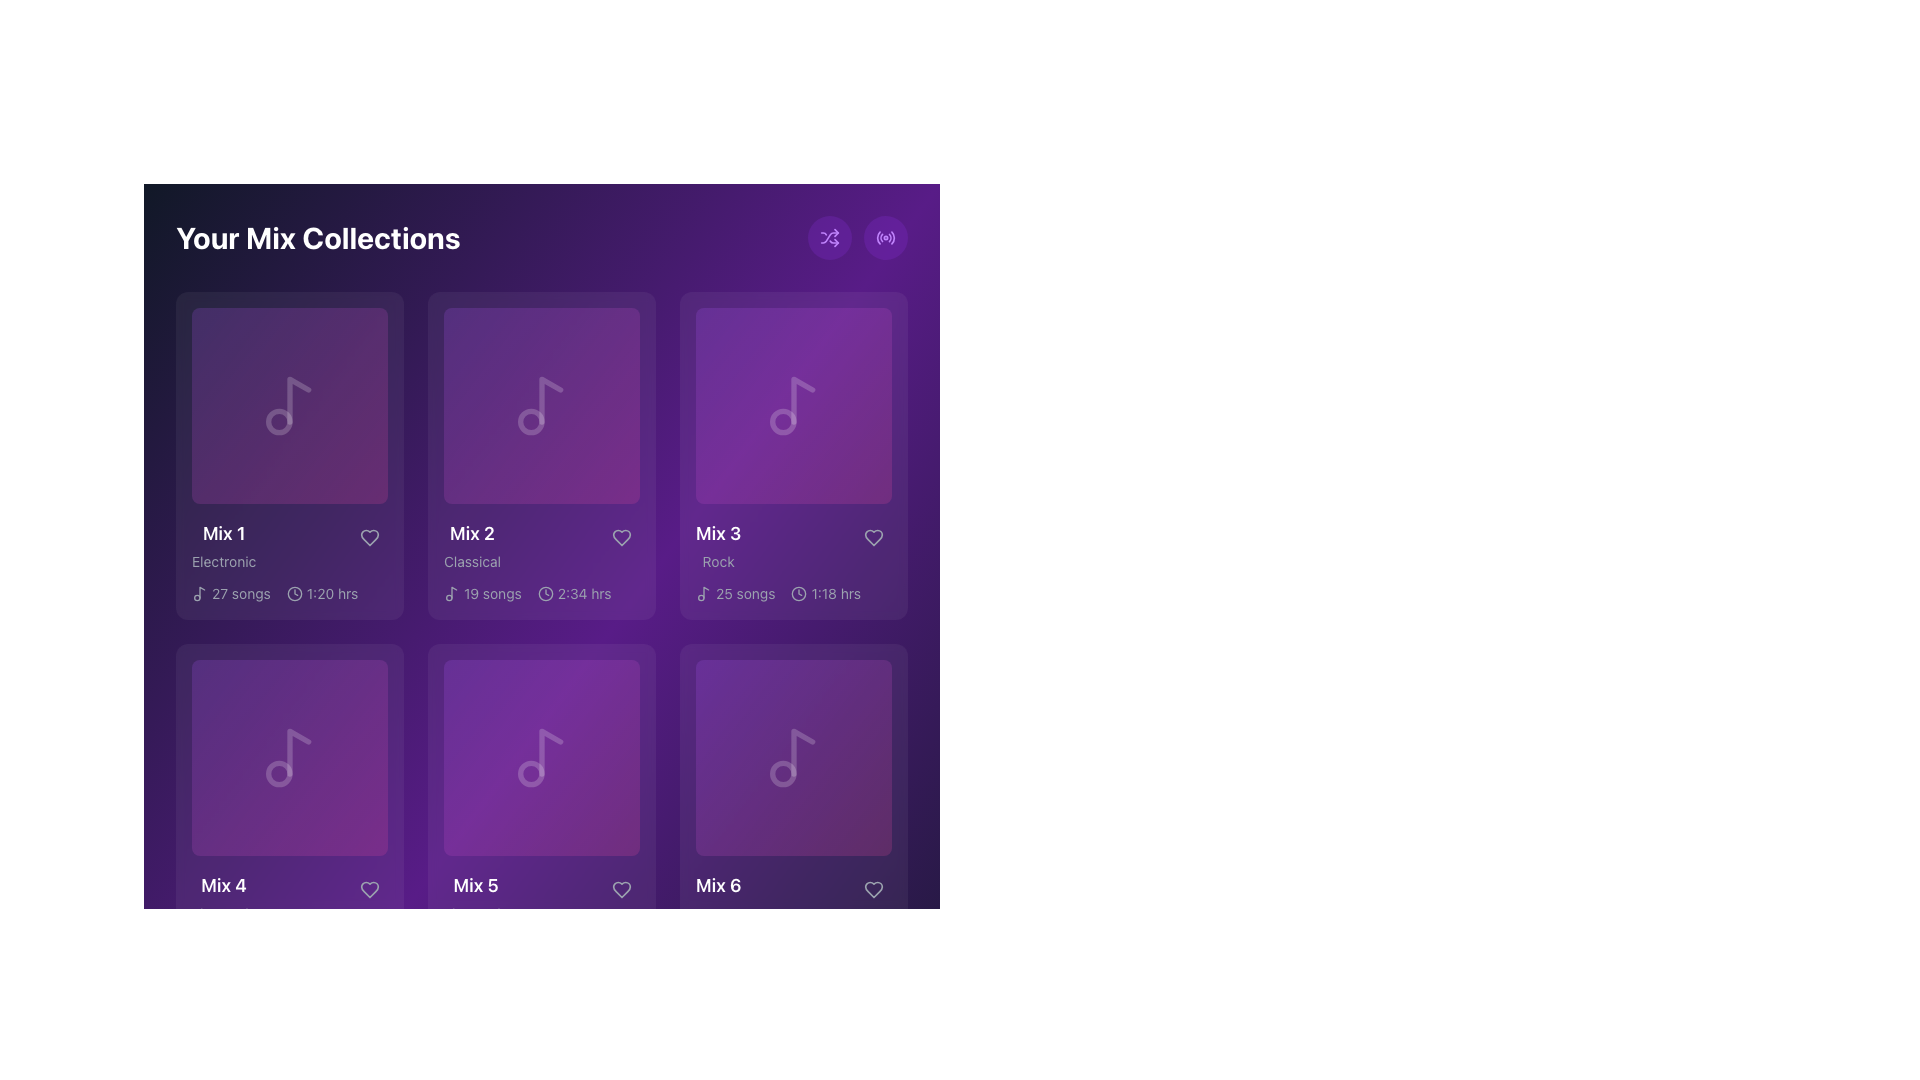  I want to click on the text element indicating the name 'Mix 4' which is located in the bottom-left section of the layout grid, inside the card for 'Mix 4', so click(224, 885).